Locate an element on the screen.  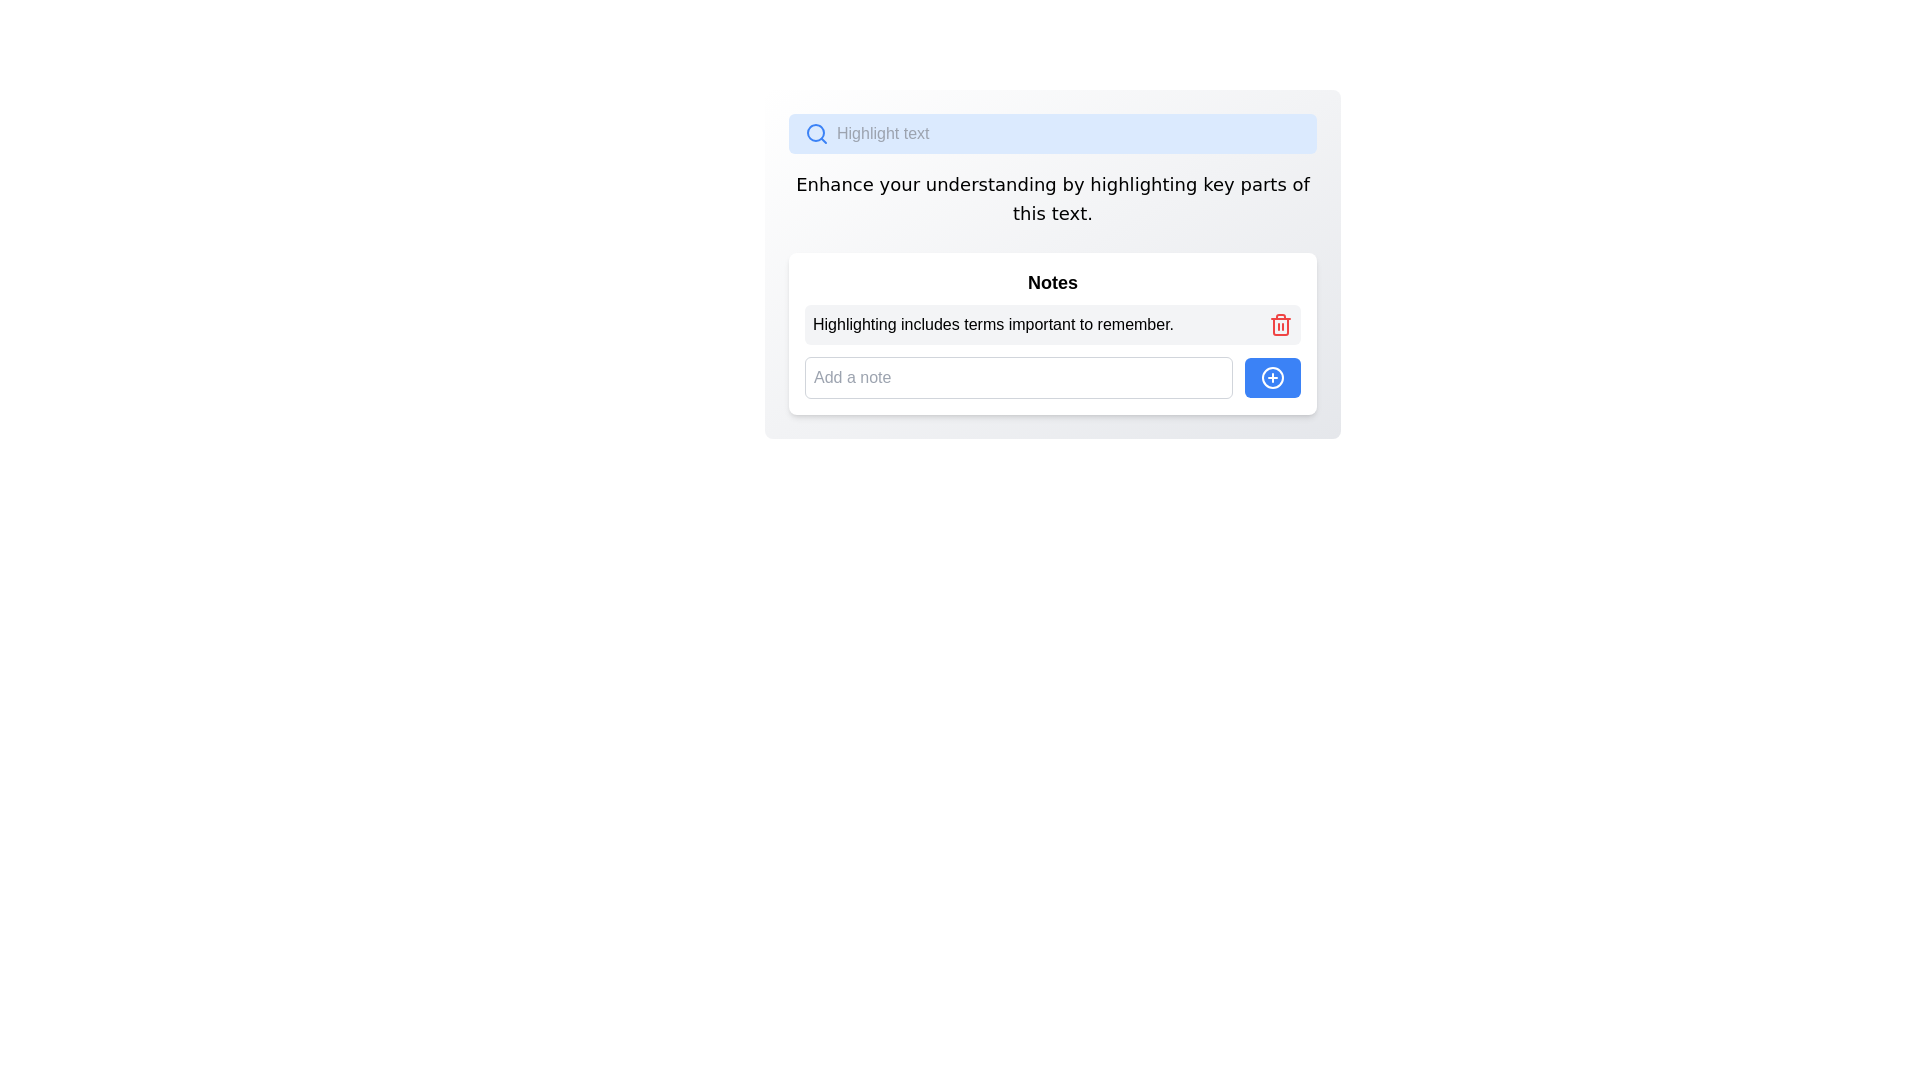
the text element that is part of the phrase 'Enhance your understanding by highlighting key parts of this text' is located at coordinates (1086, 184).